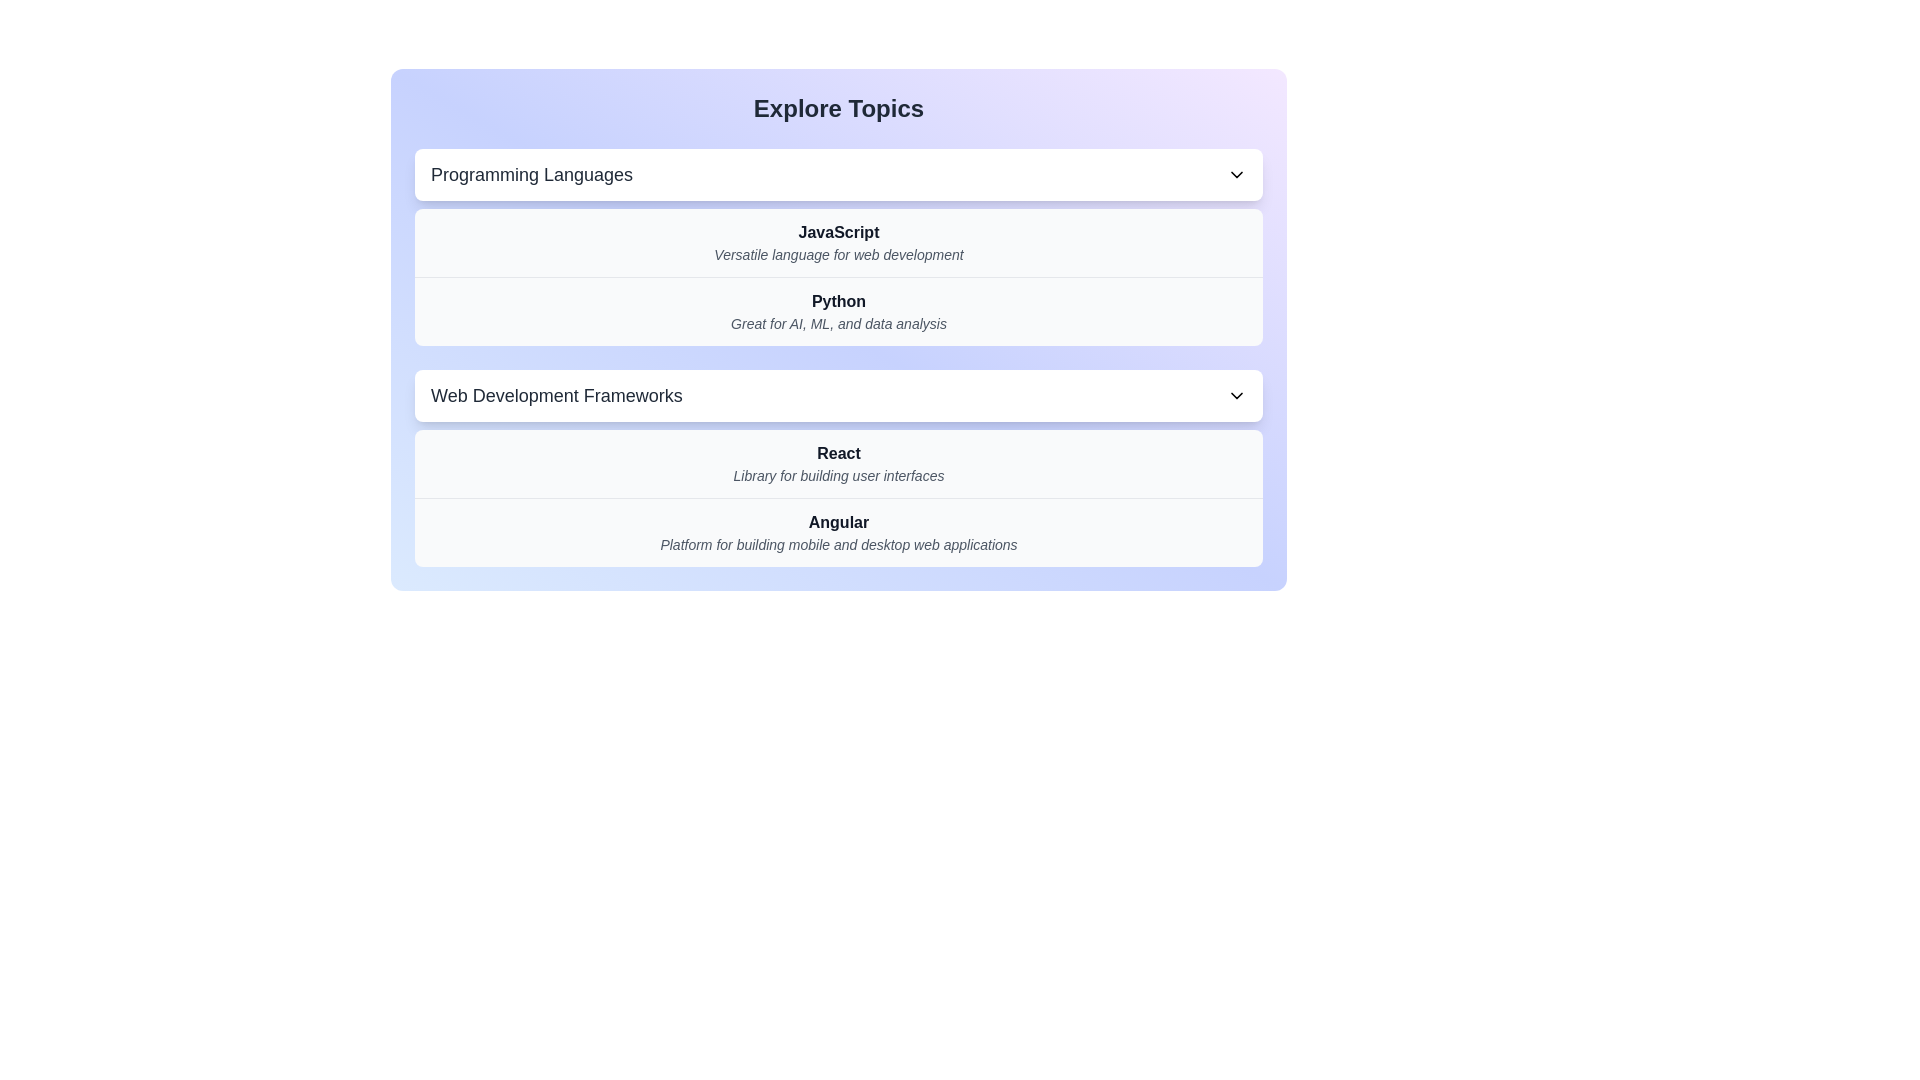 The height and width of the screenshot is (1080, 1920). What do you see at coordinates (556, 396) in the screenshot?
I see `the bold text label 'Web Development Frameworks' which is located in the center of the display panel, above the 'React' section` at bounding box center [556, 396].